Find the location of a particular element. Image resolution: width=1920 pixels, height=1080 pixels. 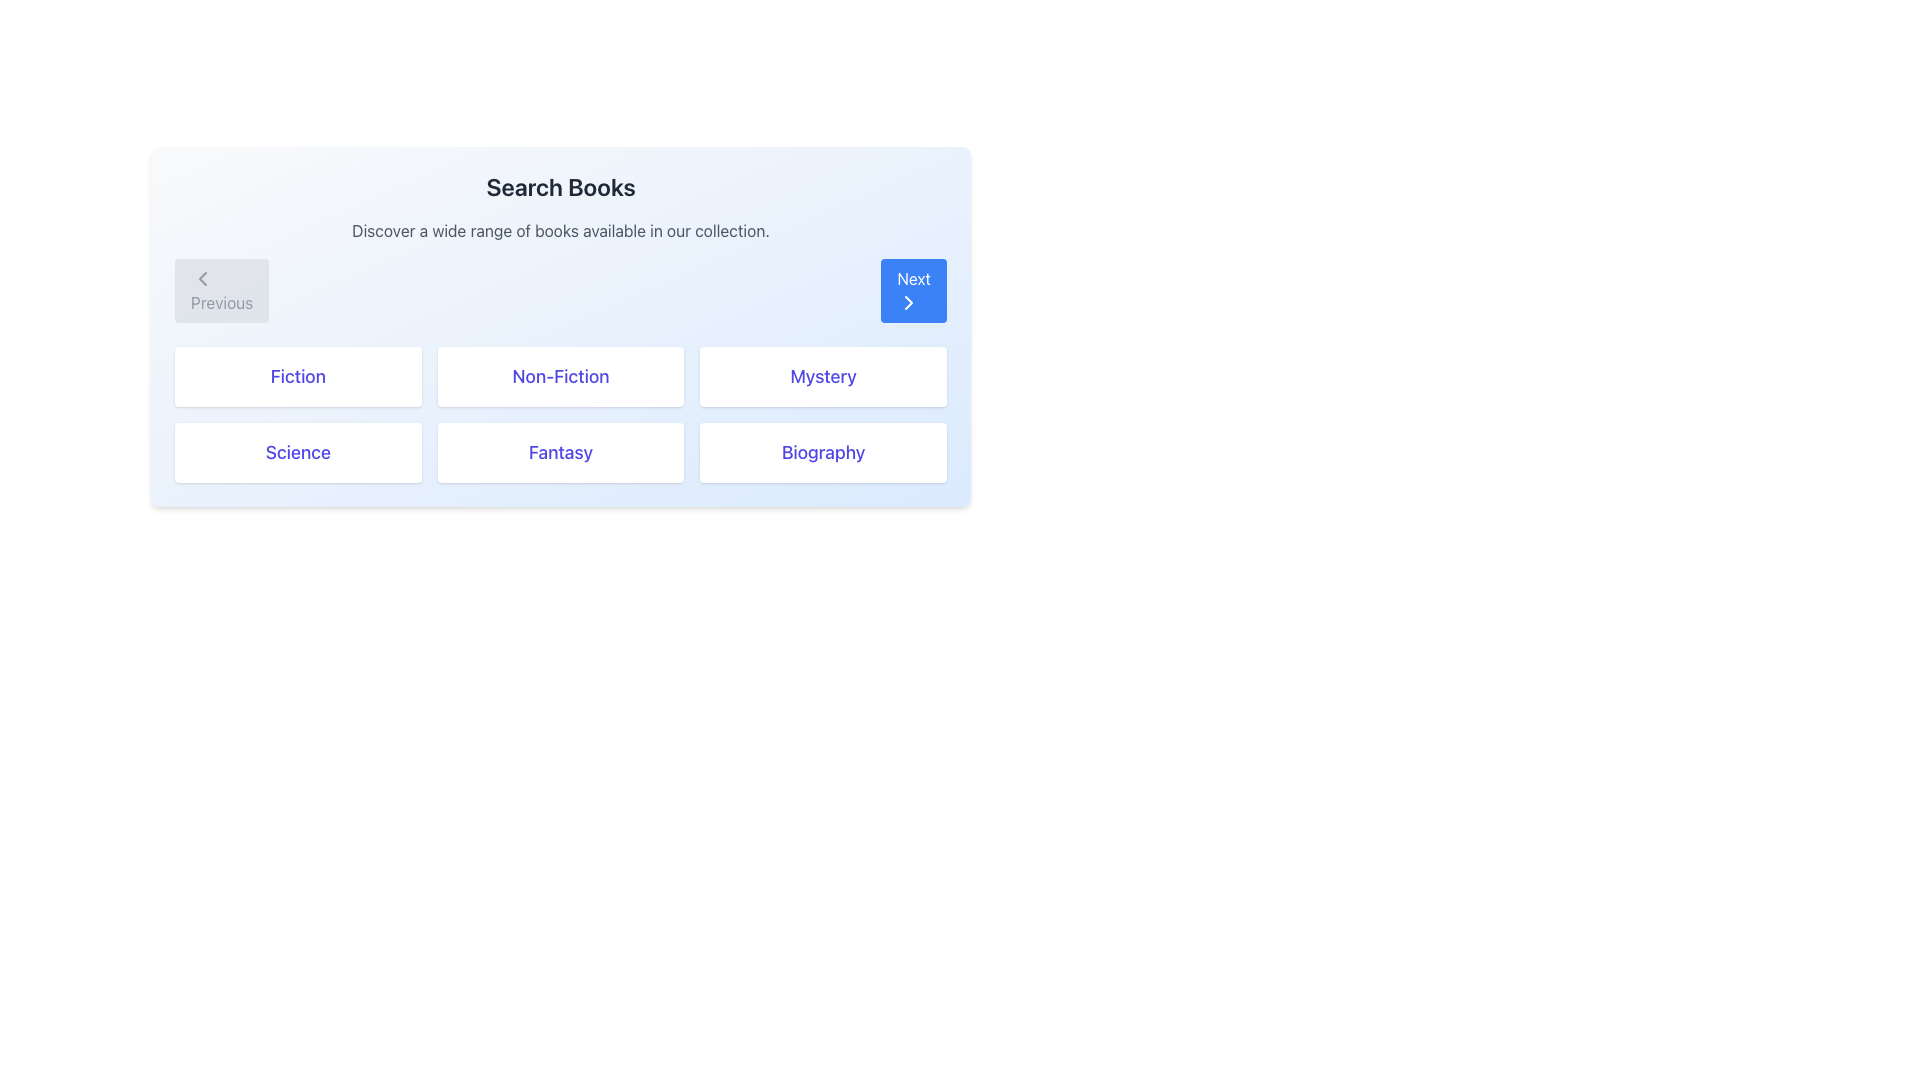

the descriptive text providing information about the book collection, located beneath the 'Search Books' heading and above the navigation controls is located at coordinates (560, 230).